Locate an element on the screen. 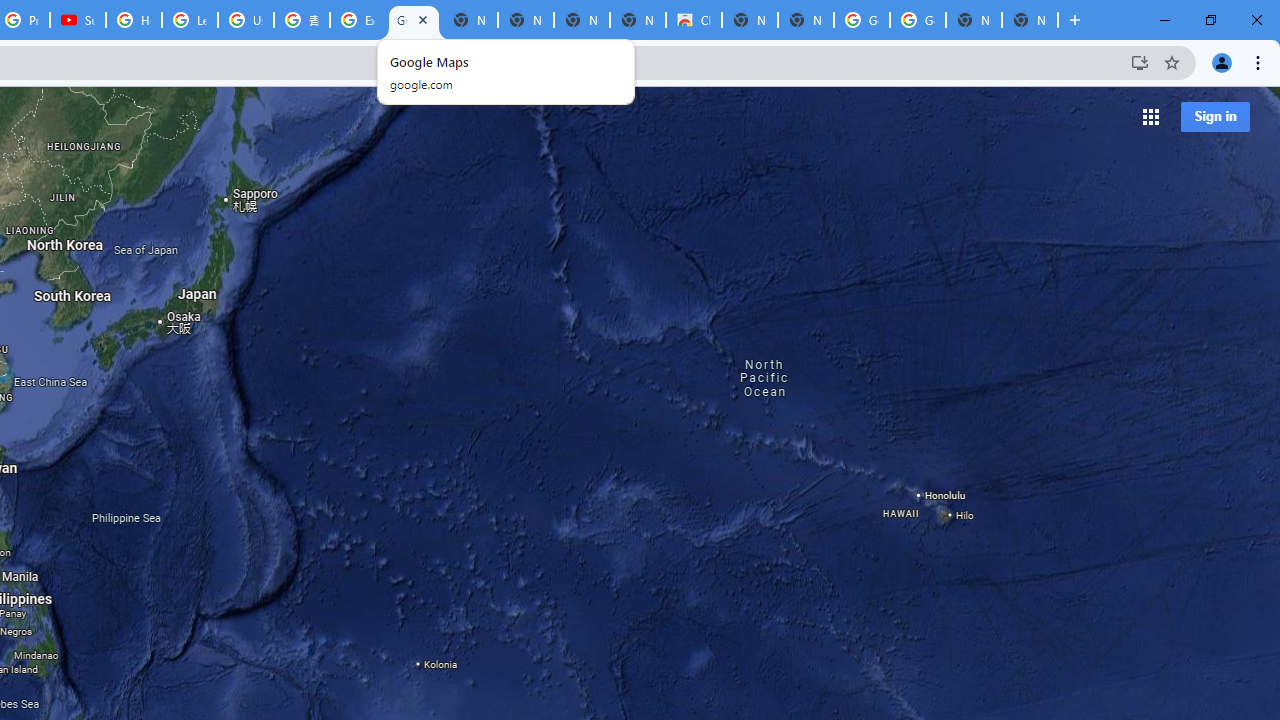 Image resolution: width=1280 pixels, height=720 pixels. 'Subscriptions - YouTube' is located at coordinates (78, 20).